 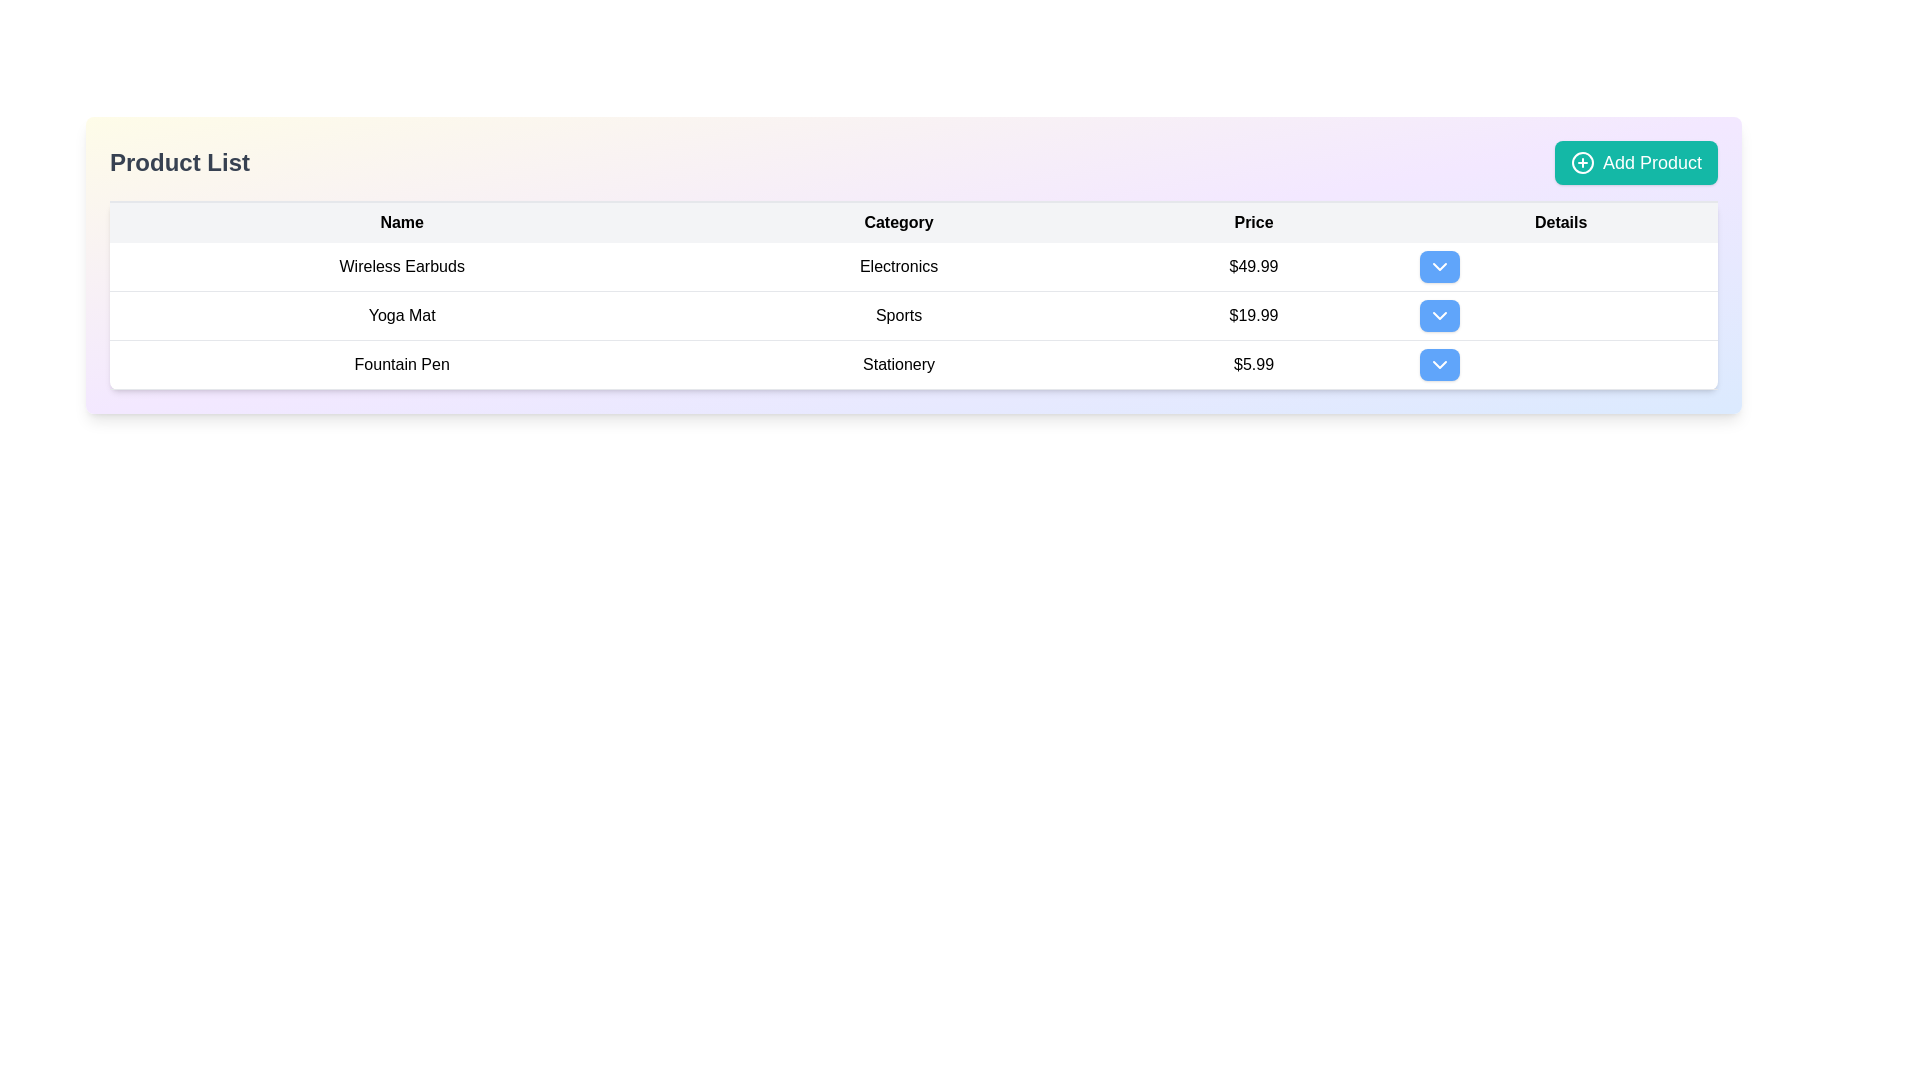 What do you see at coordinates (912, 265) in the screenshot?
I see `the first data row in the table that displays product details, including name, category, and price` at bounding box center [912, 265].